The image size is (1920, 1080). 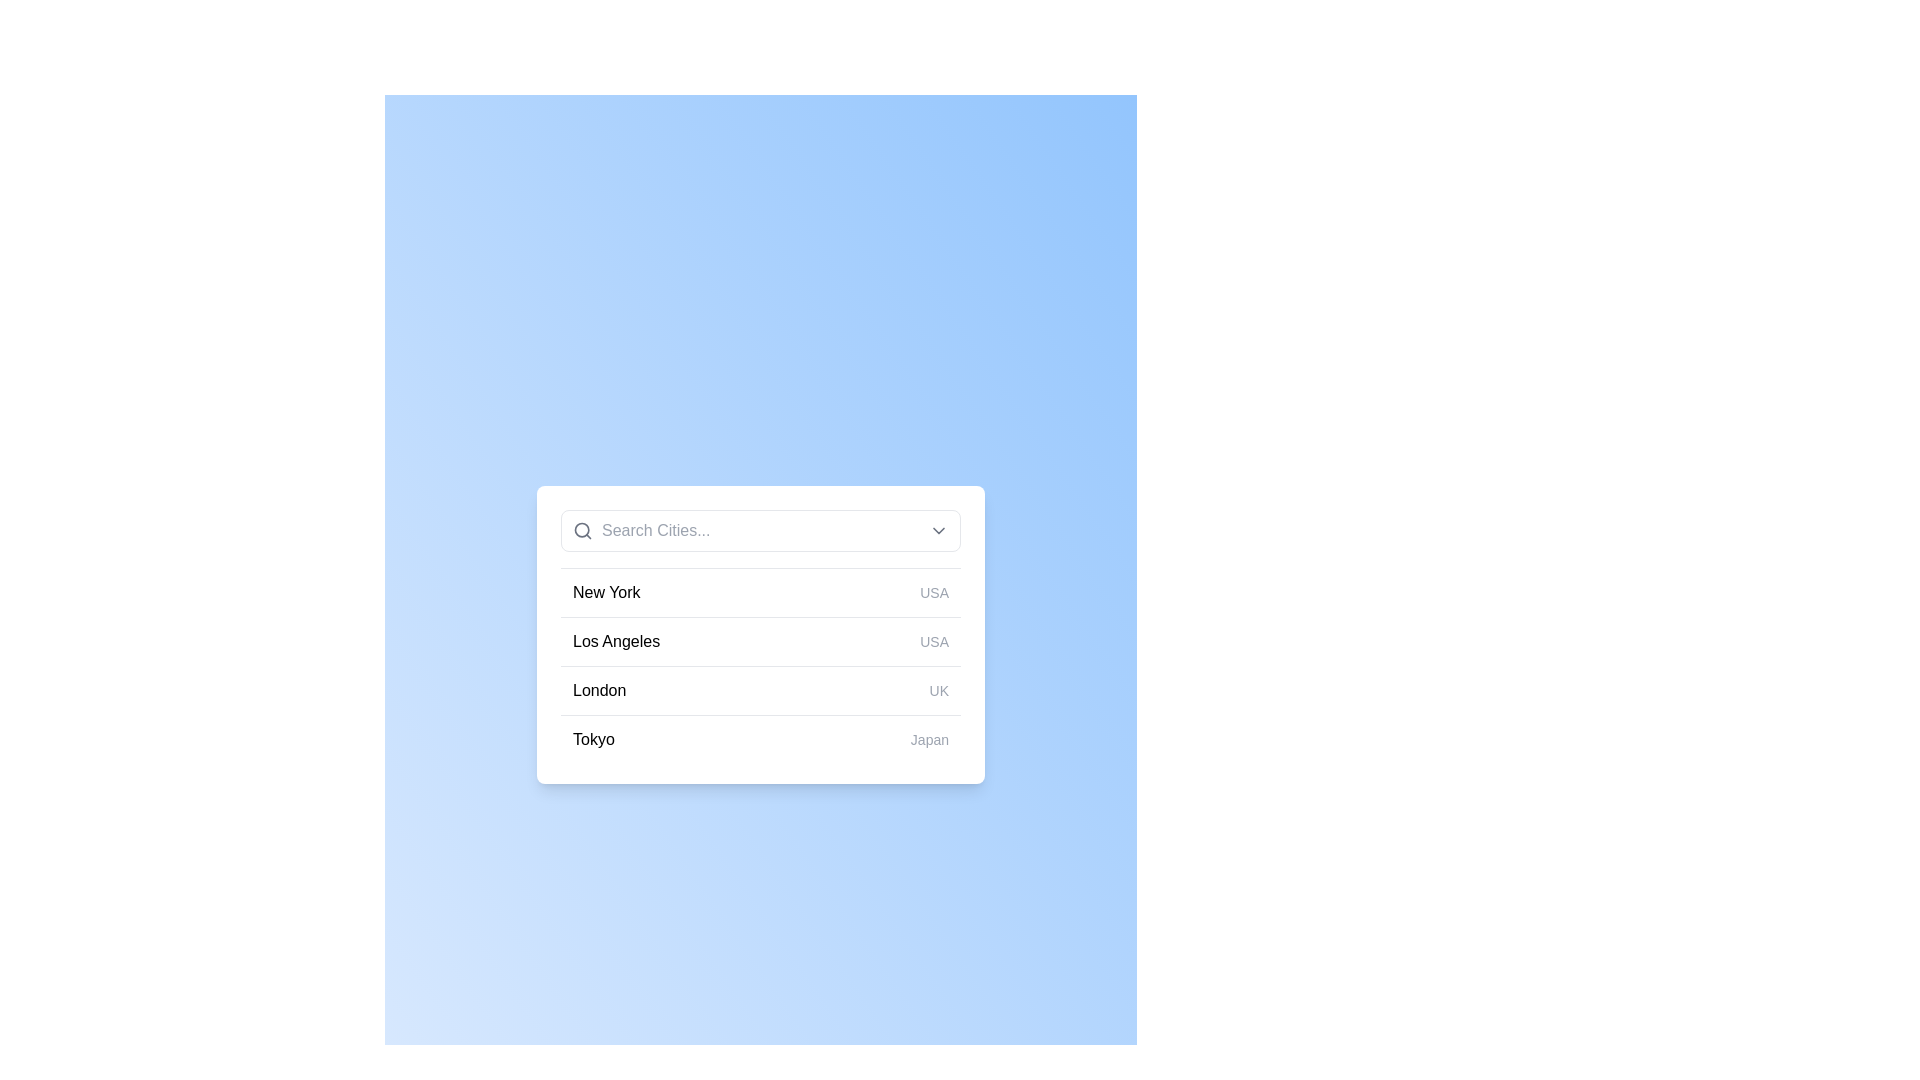 What do you see at coordinates (938, 689) in the screenshot?
I see `the Text label indicating the country associated with the city 'London', located in the bottom-right area of its row` at bounding box center [938, 689].